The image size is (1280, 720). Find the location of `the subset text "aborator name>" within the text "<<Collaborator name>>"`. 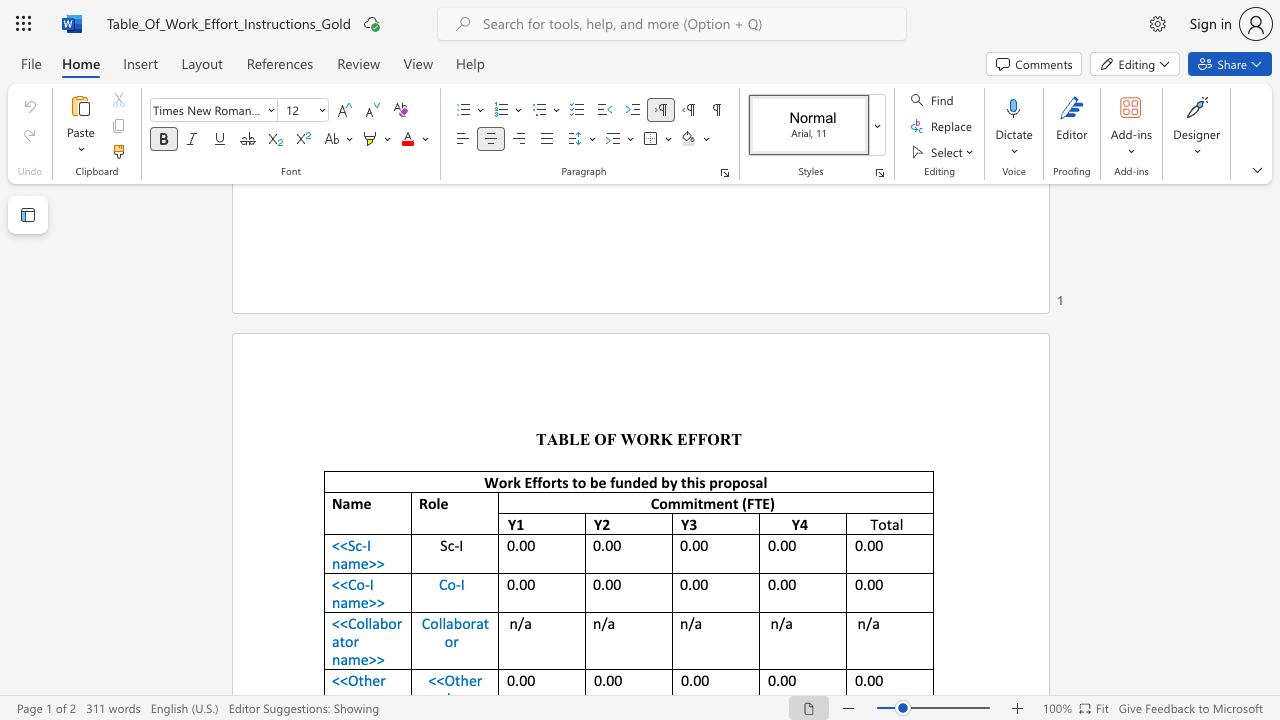

the subset text "aborator name>" within the text "<<Collaborator name>>" is located at coordinates (372, 622).